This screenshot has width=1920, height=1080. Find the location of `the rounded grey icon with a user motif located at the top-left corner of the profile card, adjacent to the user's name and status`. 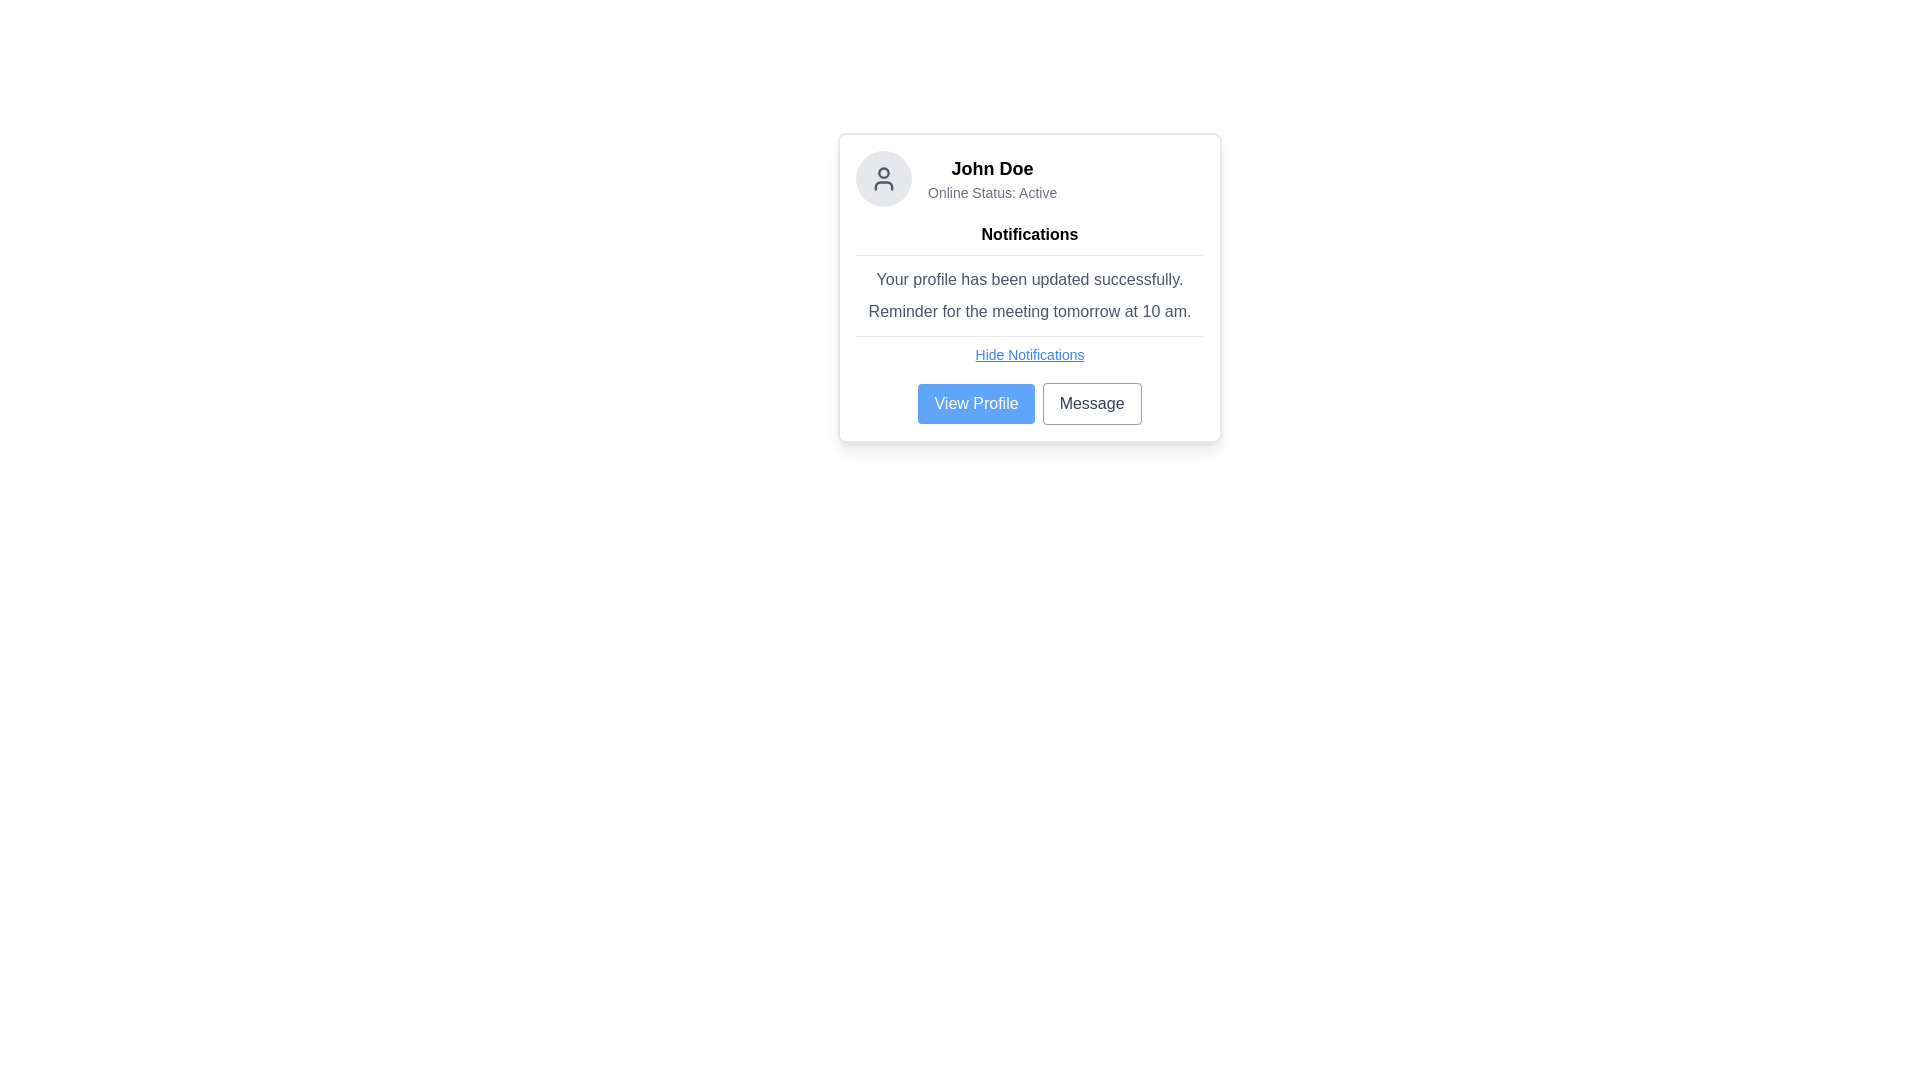

the rounded grey icon with a user motif located at the top-left corner of the profile card, adjacent to the user's name and status is located at coordinates (882, 177).